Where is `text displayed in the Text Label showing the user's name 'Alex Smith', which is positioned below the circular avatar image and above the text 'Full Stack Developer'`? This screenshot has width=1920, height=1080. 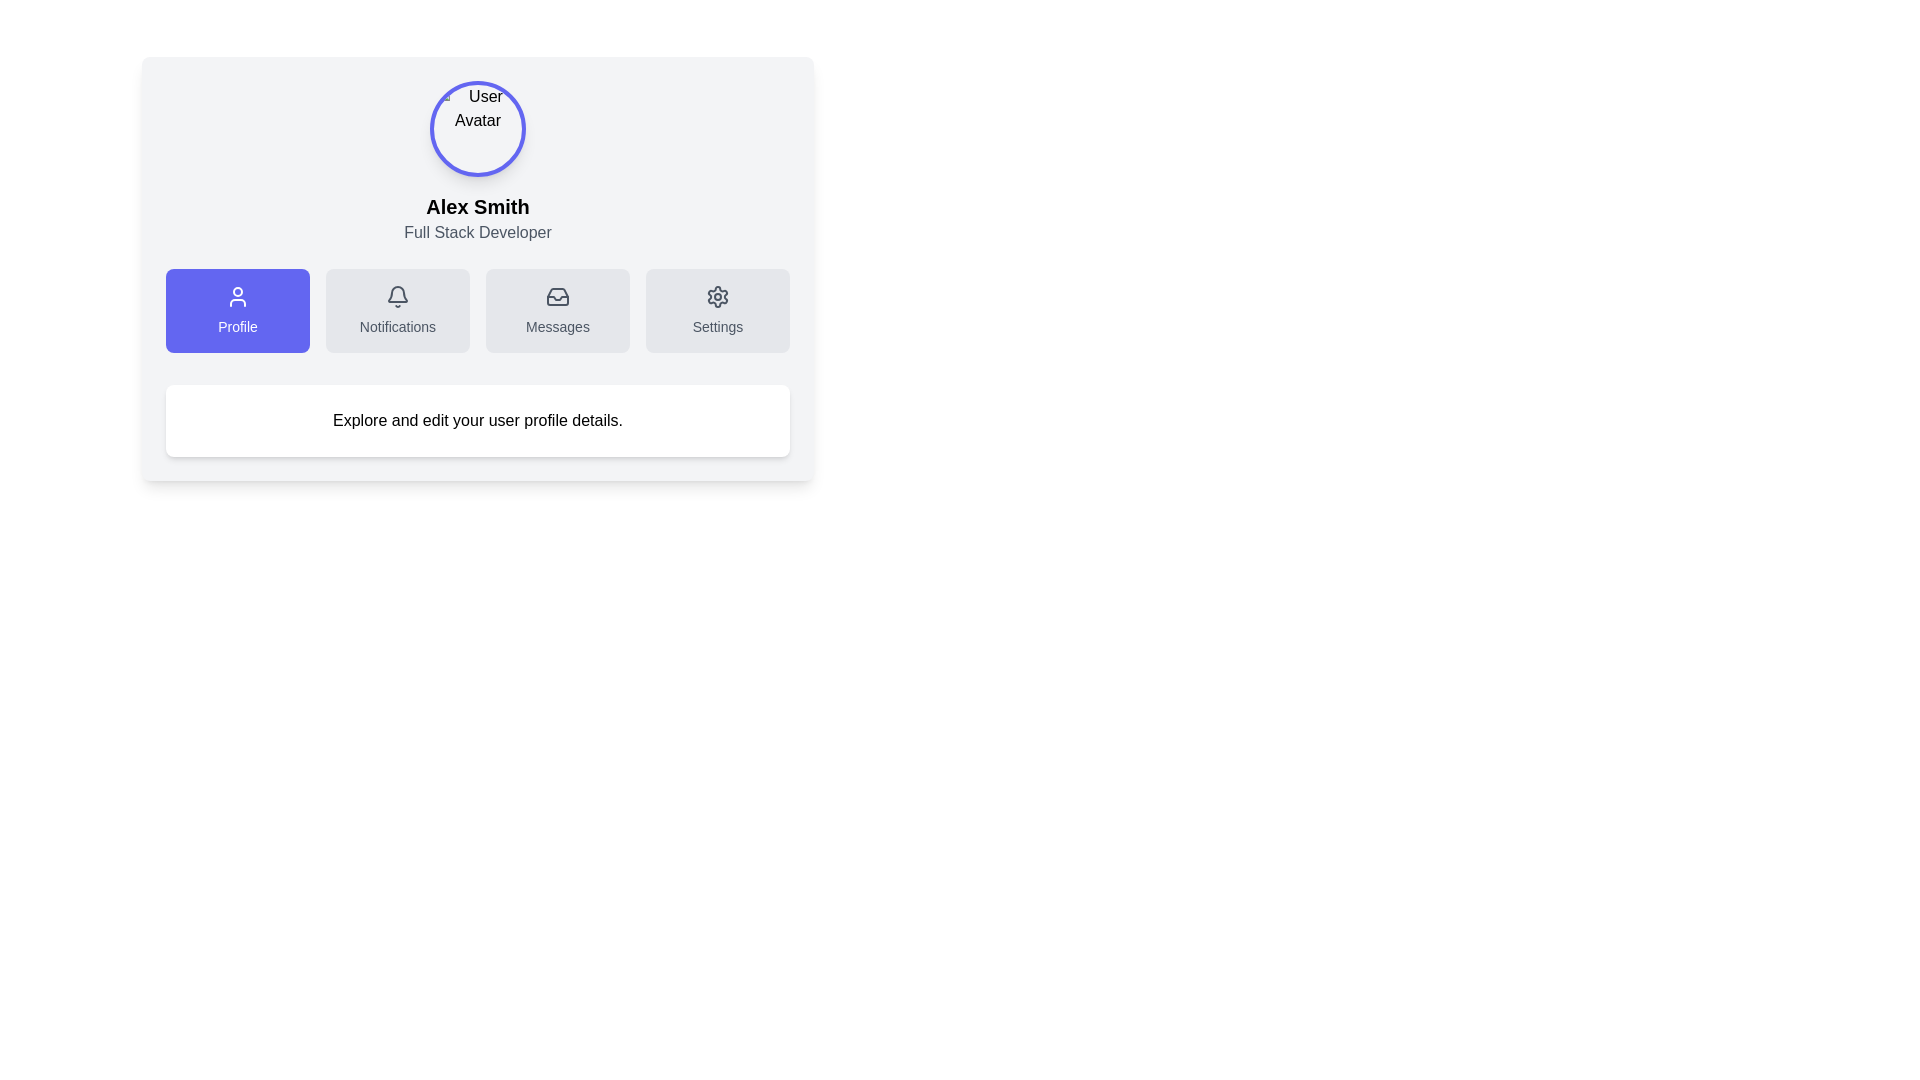 text displayed in the Text Label showing the user's name 'Alex Smith', which is positioned below the circular avatar image and above the text 'Full Stack Developer' is located at coordinates (477, 207).